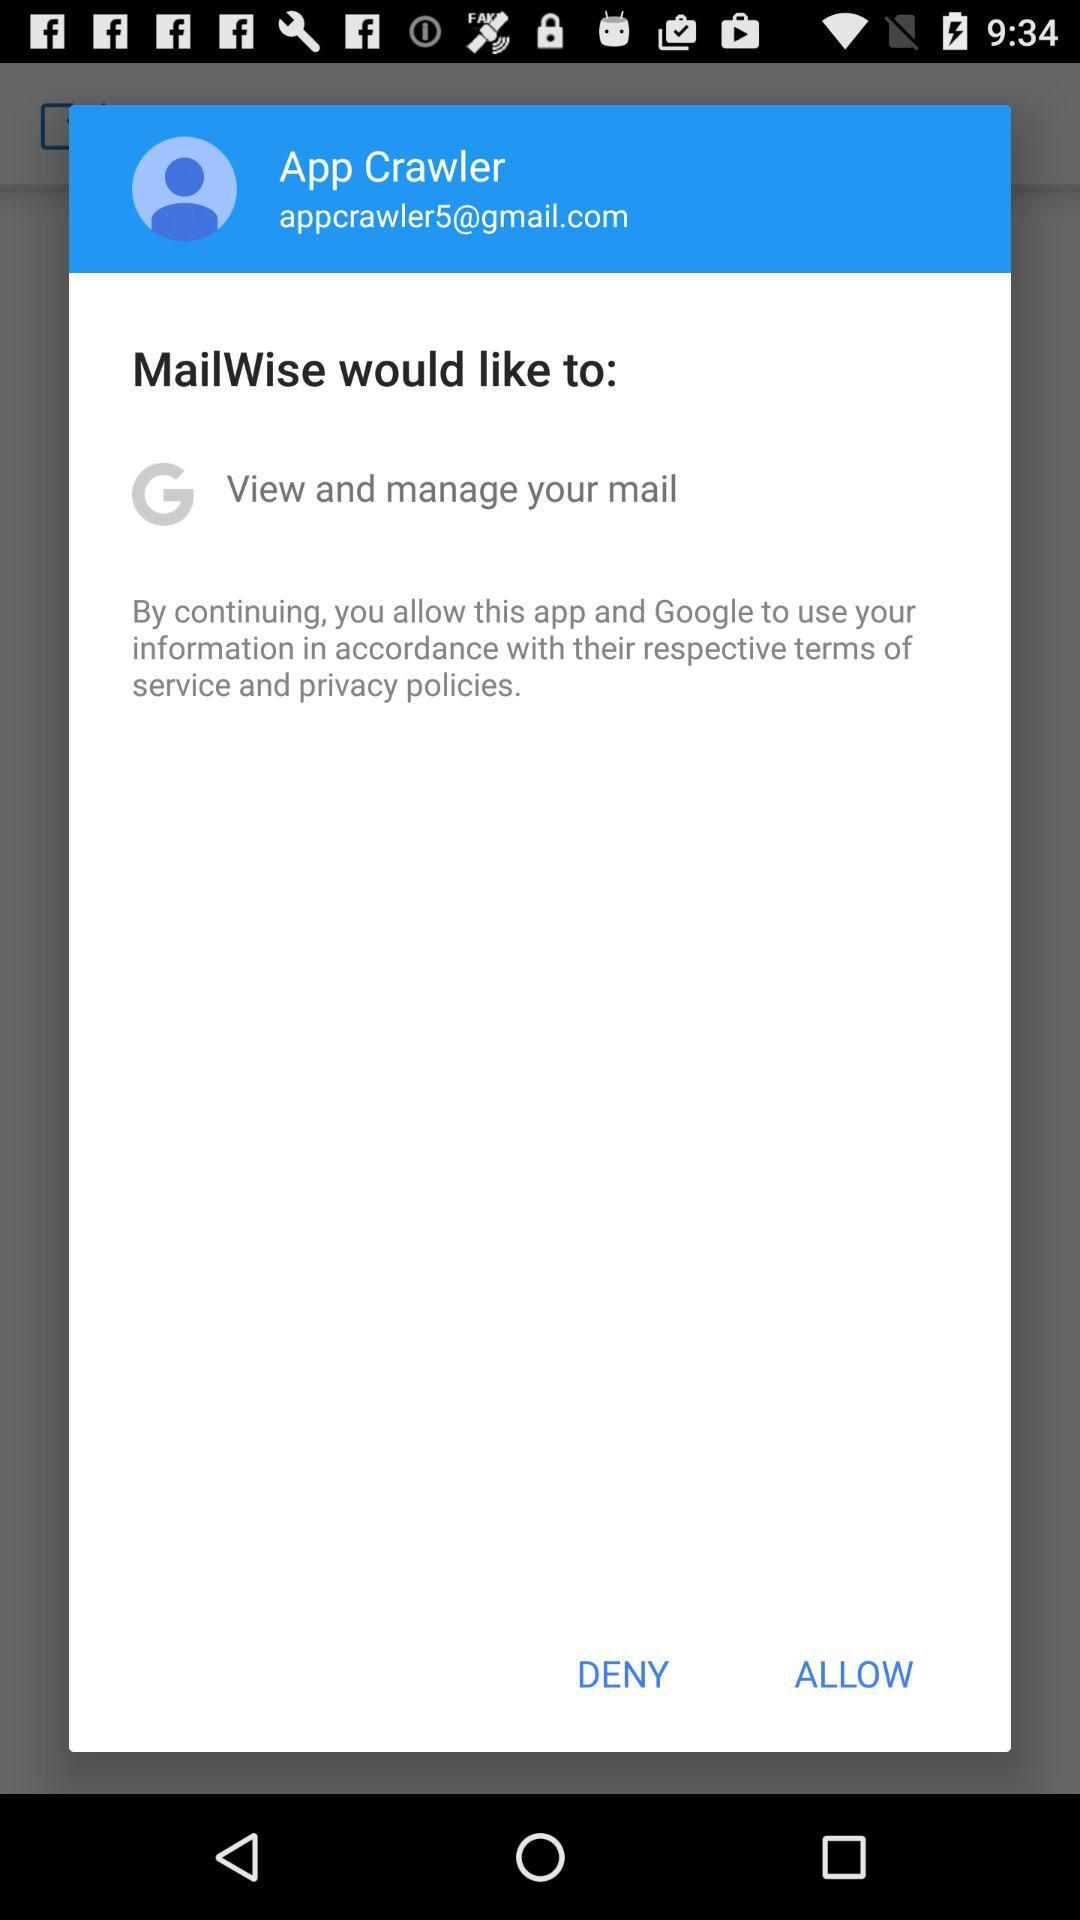  Describe the element at coordinates (454, 214) in the screenshot. I see `app above mailwise would like item` at that location.